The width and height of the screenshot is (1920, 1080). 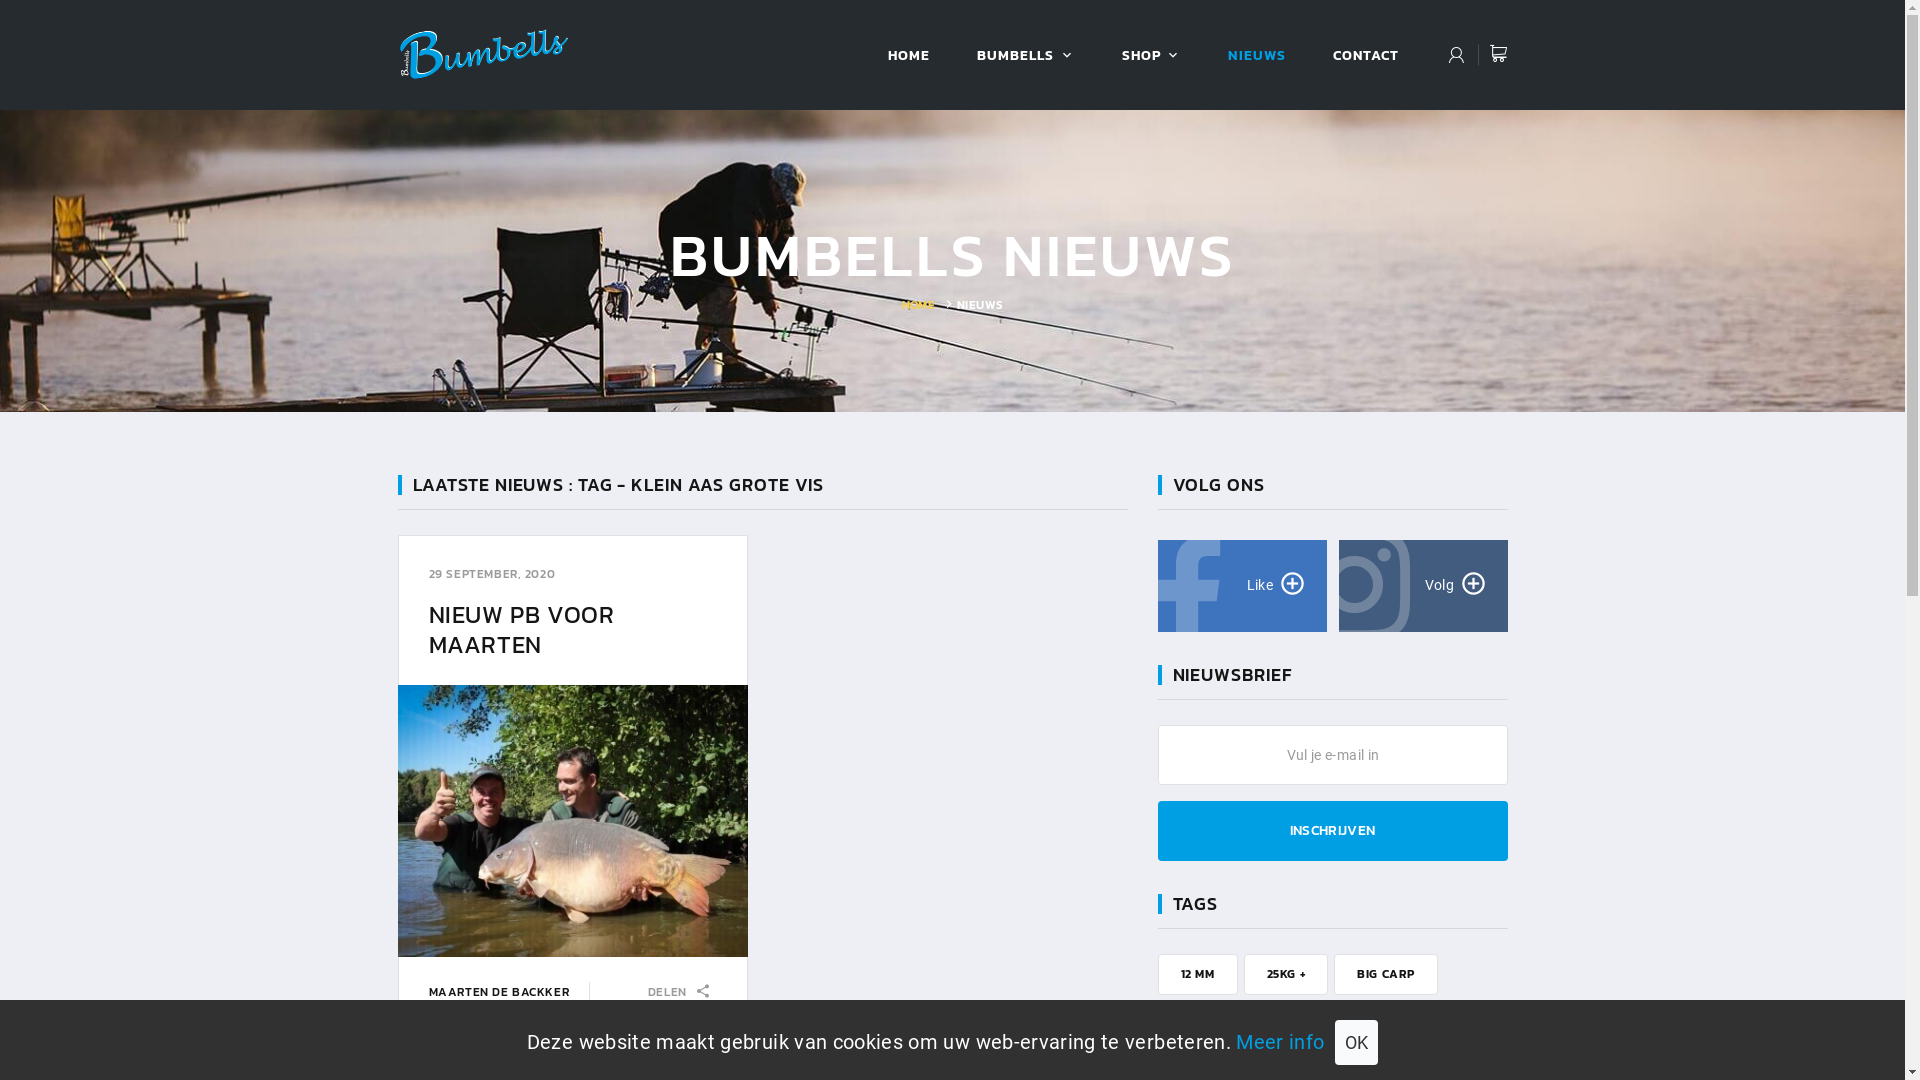 What do you see at coordinates (1333, 830) in the screenshot?
I see `'INSCHRIJVEN'` at bounding box center [1333, 830].